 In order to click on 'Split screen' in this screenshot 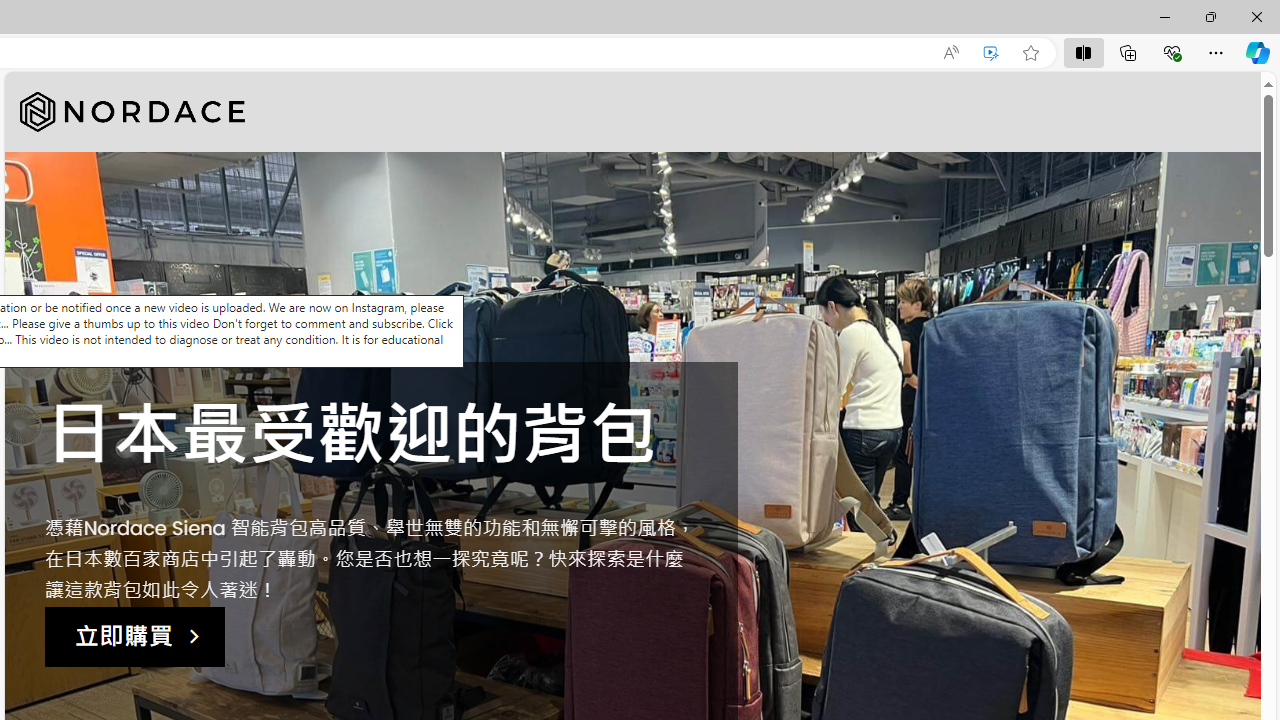, I will do `click(1082, 51)`.